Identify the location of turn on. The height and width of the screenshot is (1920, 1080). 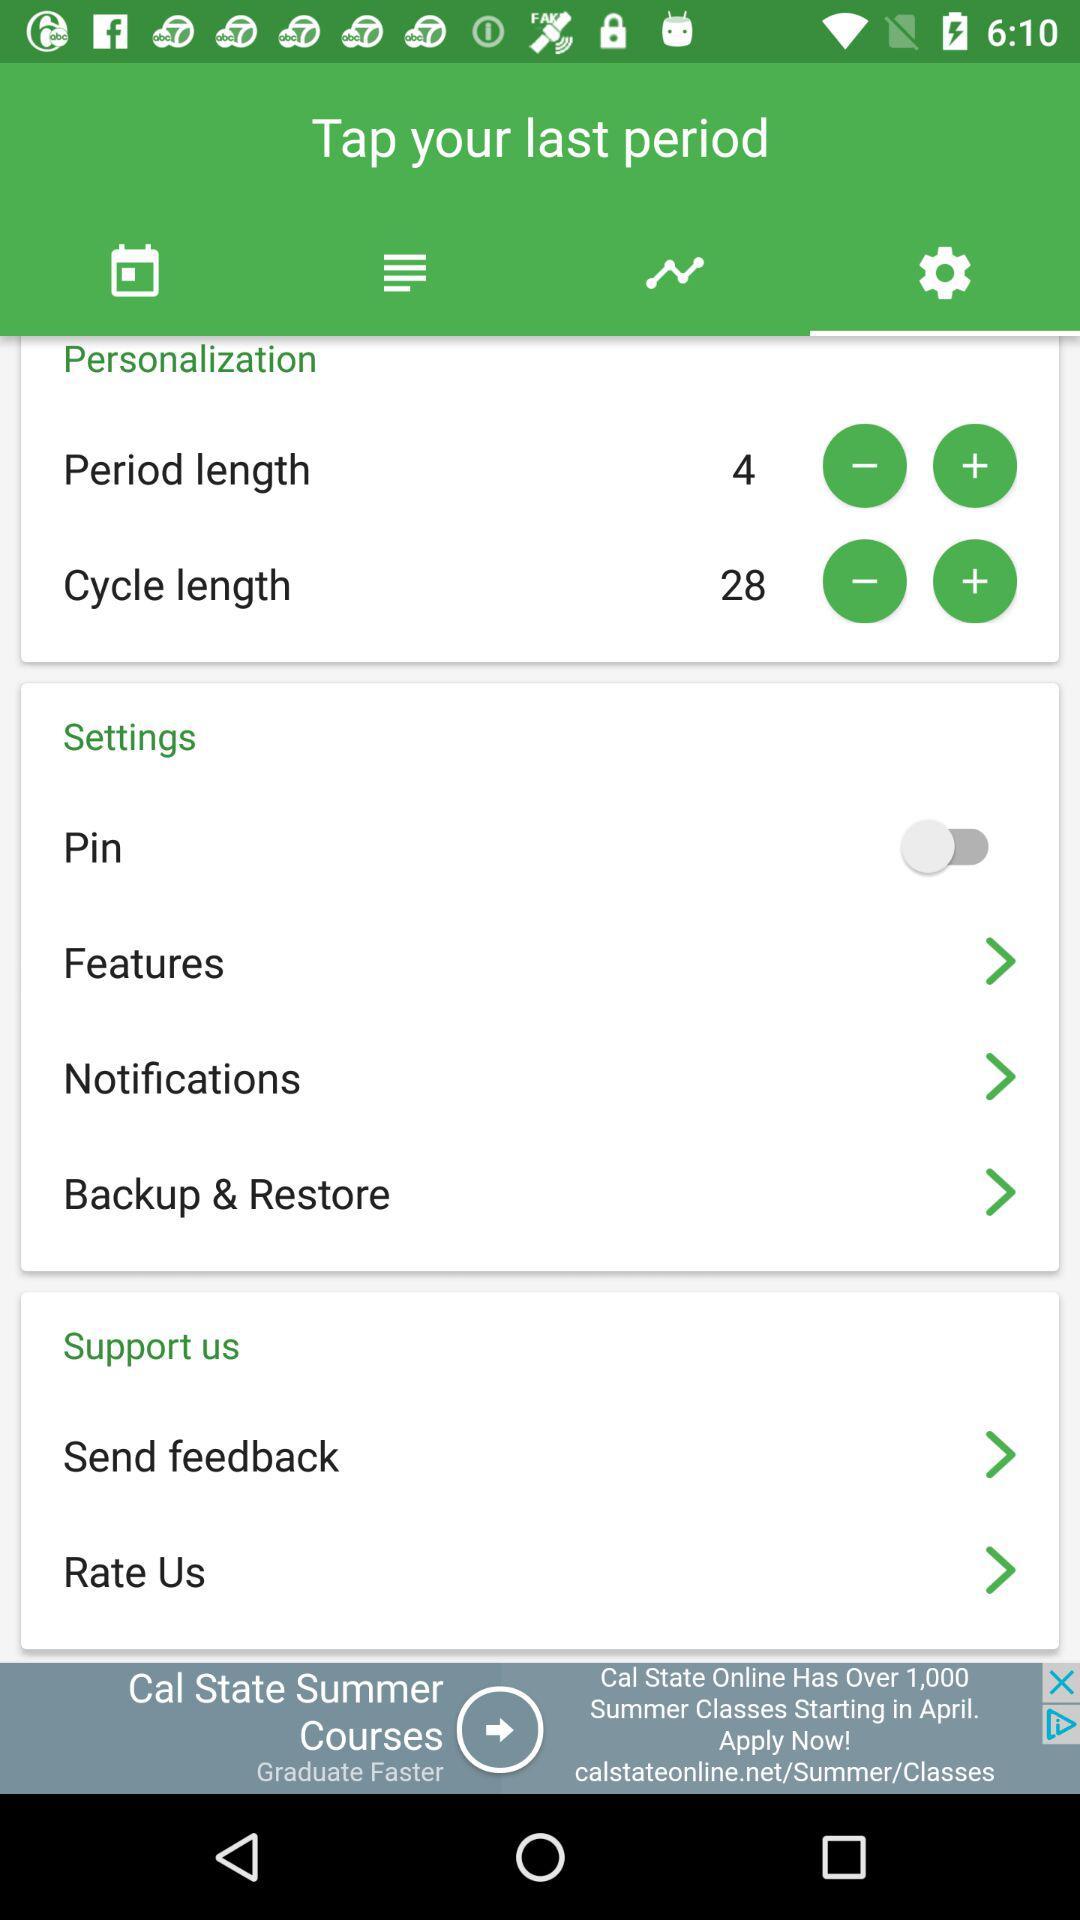
(953, 845).